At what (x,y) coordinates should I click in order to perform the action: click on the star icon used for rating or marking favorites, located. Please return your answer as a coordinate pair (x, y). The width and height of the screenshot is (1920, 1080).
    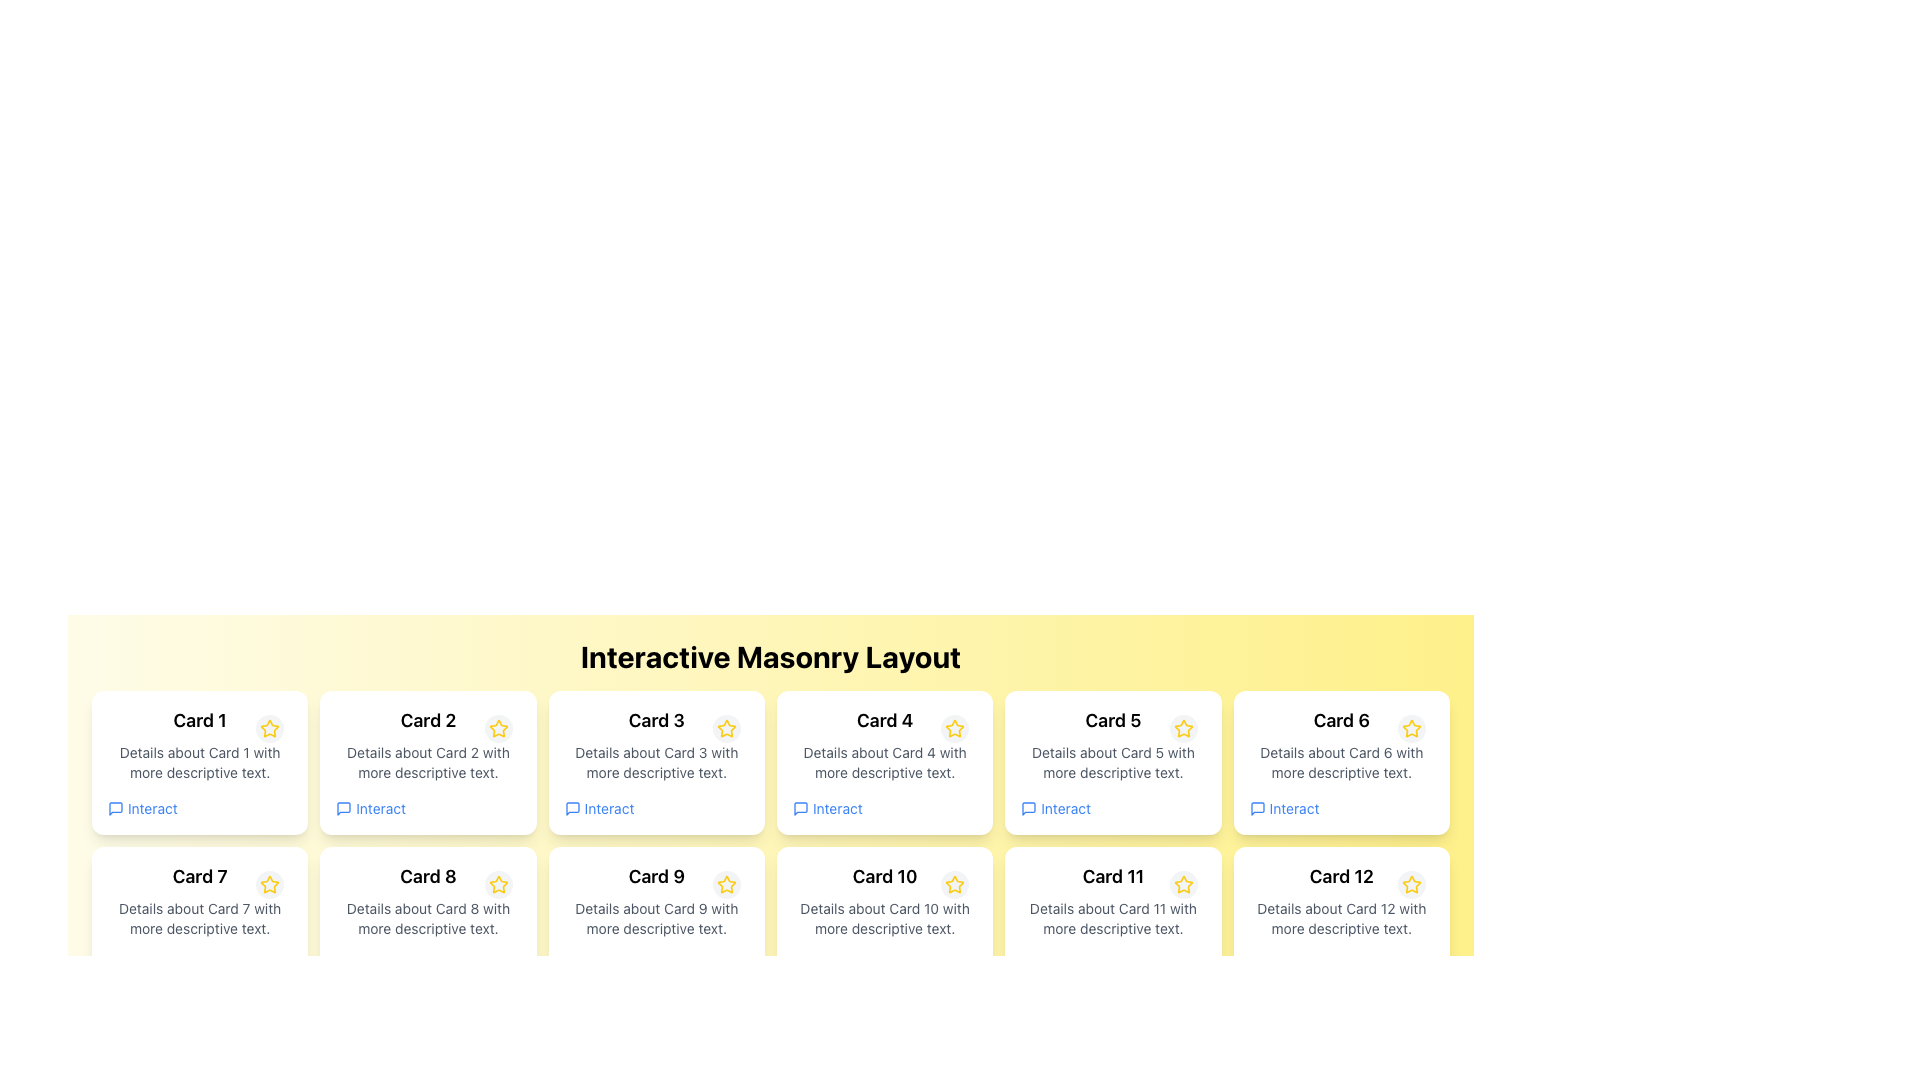
    Looking at the image, I should click on (269, 728).